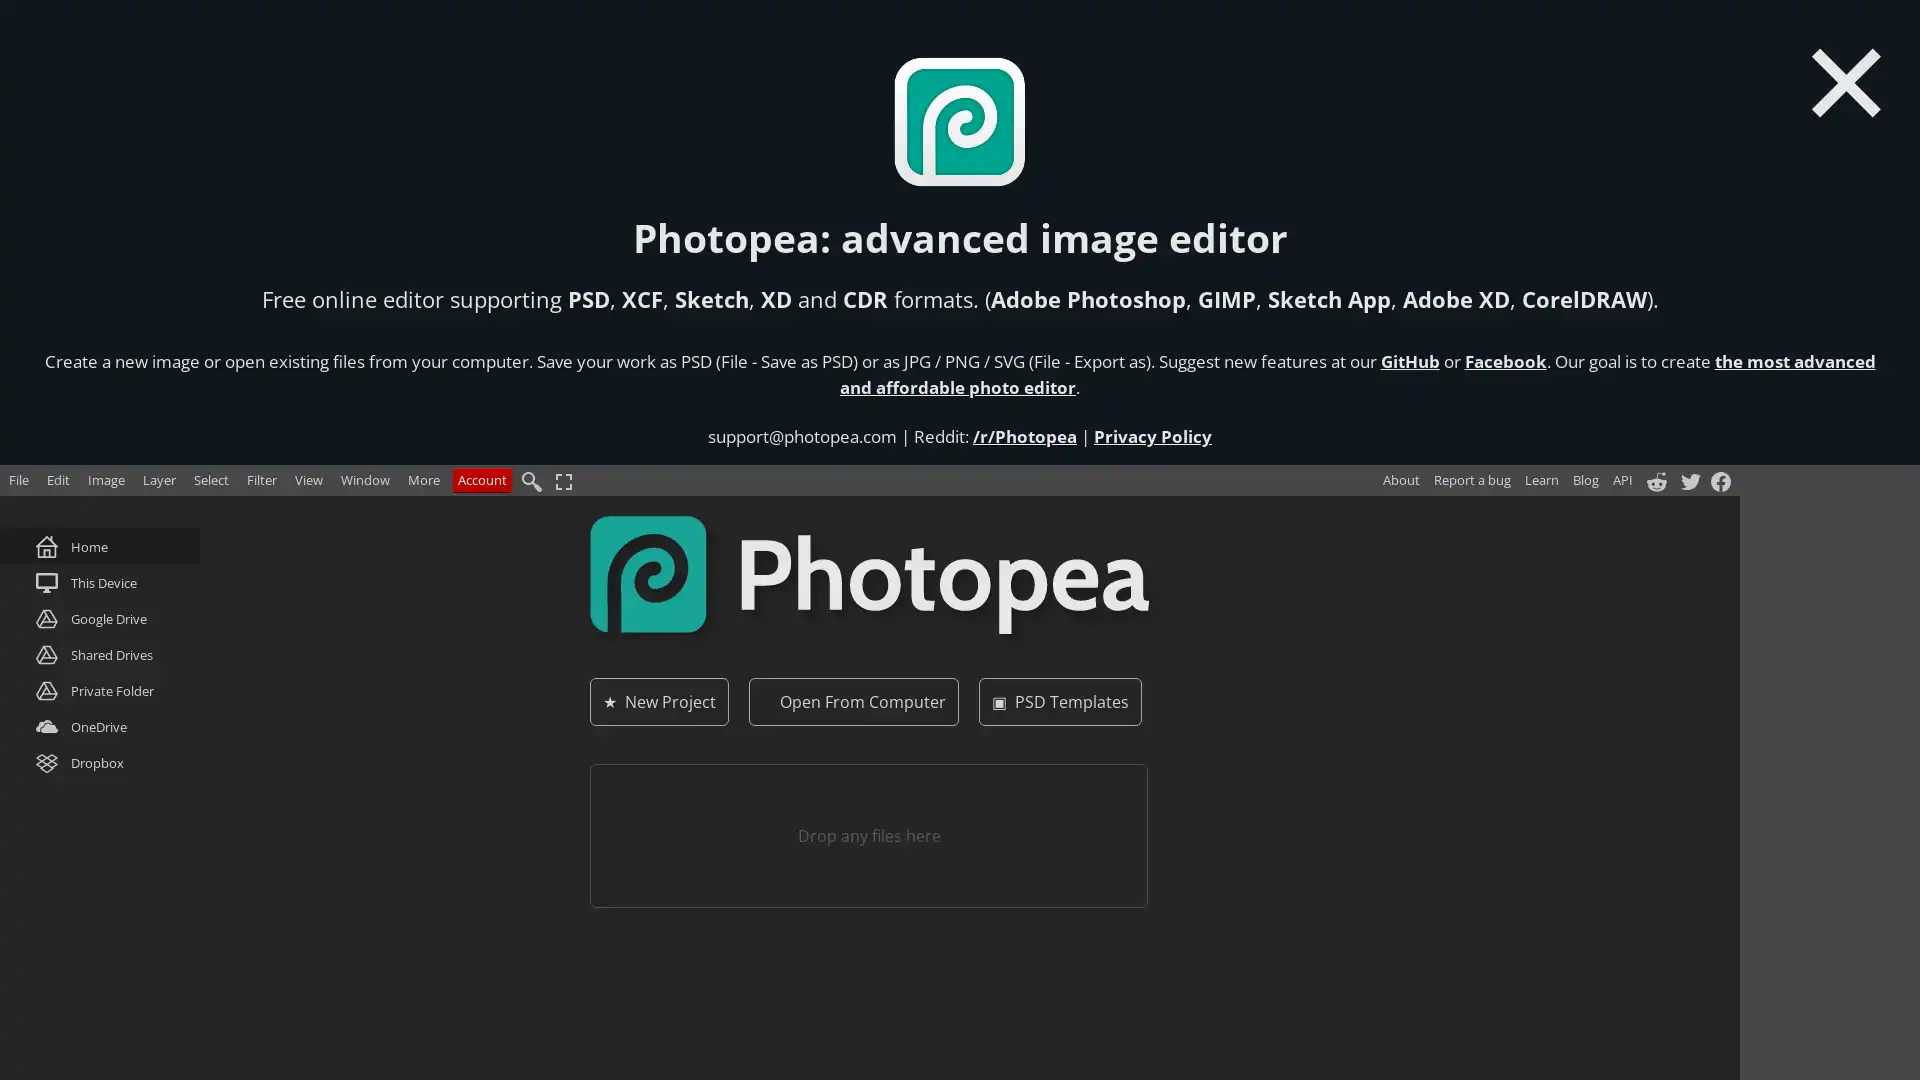 The width and height of the screenshot is (1920, 1080). What do you see at coordinates (1622, 15) in the screenshot?
I see `API` at bounding box center [1622, 15].